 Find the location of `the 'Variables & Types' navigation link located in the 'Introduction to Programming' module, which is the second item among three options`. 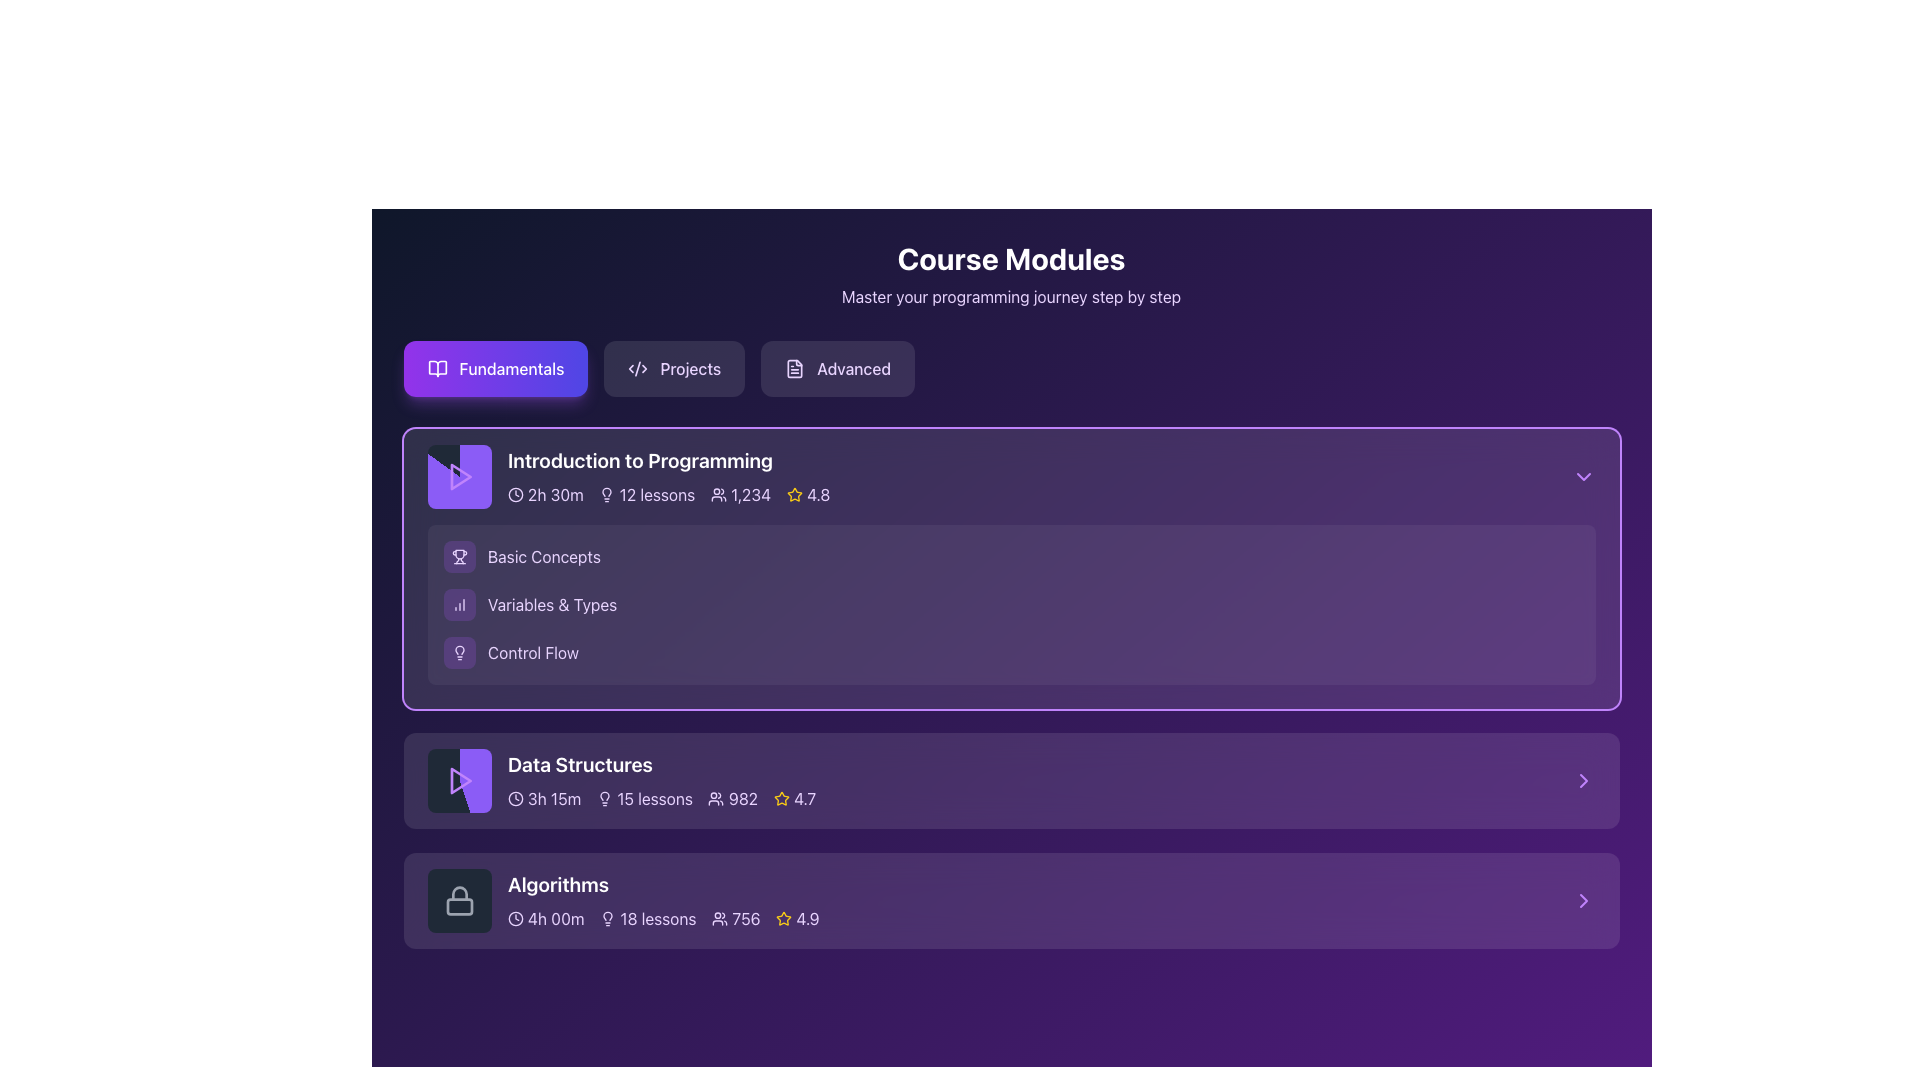

the 'Variables & Types' navigation link located in the 'Introduction to Programming' module, which is the second item among three options is located at coordinates (552, 604).